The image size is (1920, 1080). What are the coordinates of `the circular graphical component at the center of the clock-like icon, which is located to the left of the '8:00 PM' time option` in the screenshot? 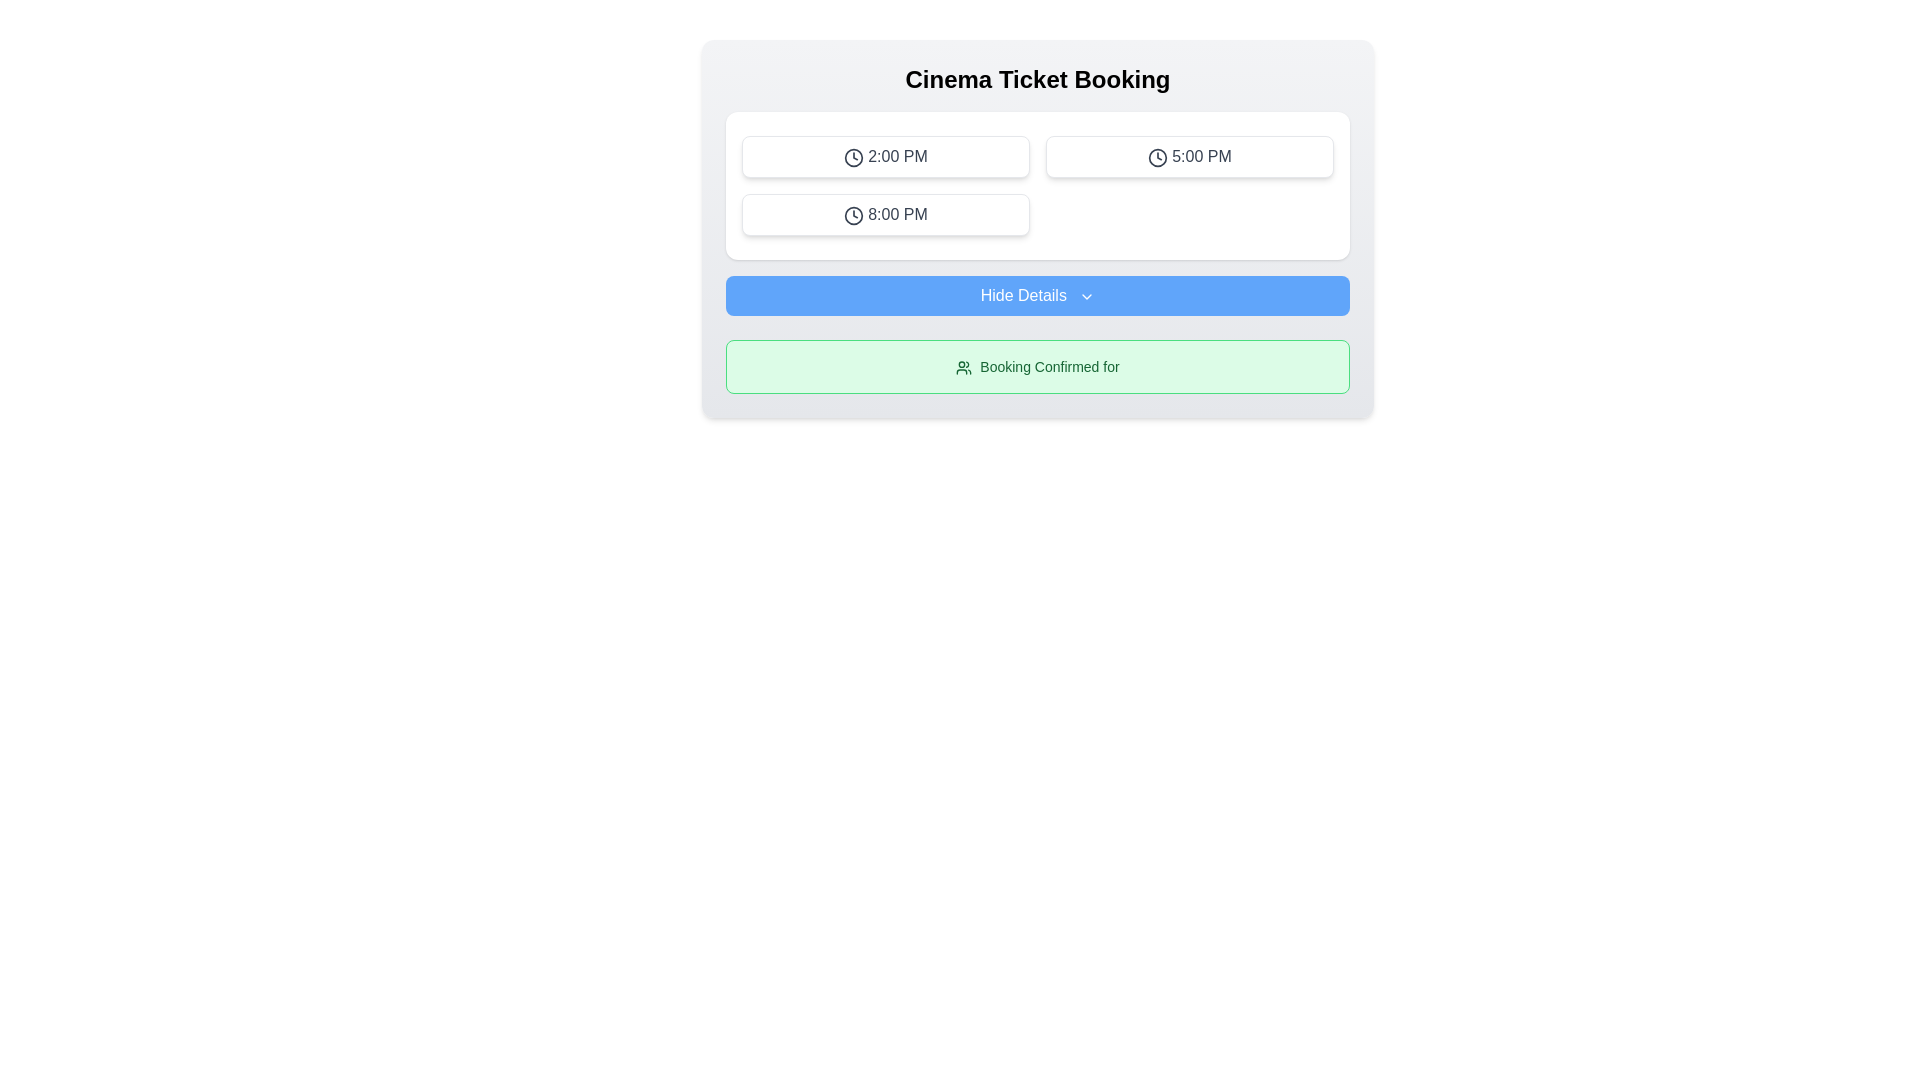 It's located at (854, 215).